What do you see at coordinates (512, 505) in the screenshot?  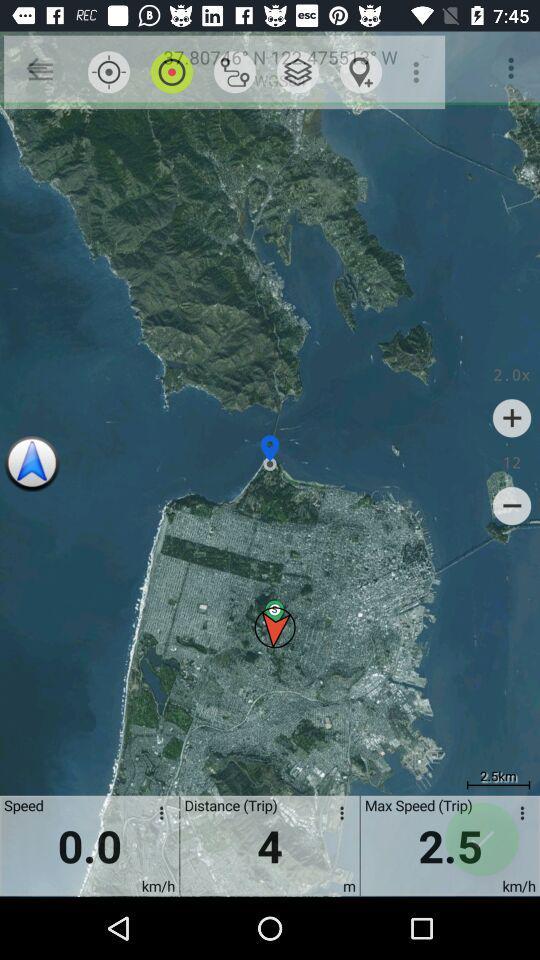 I see `the minus icon` at bounding box center [512, 505].